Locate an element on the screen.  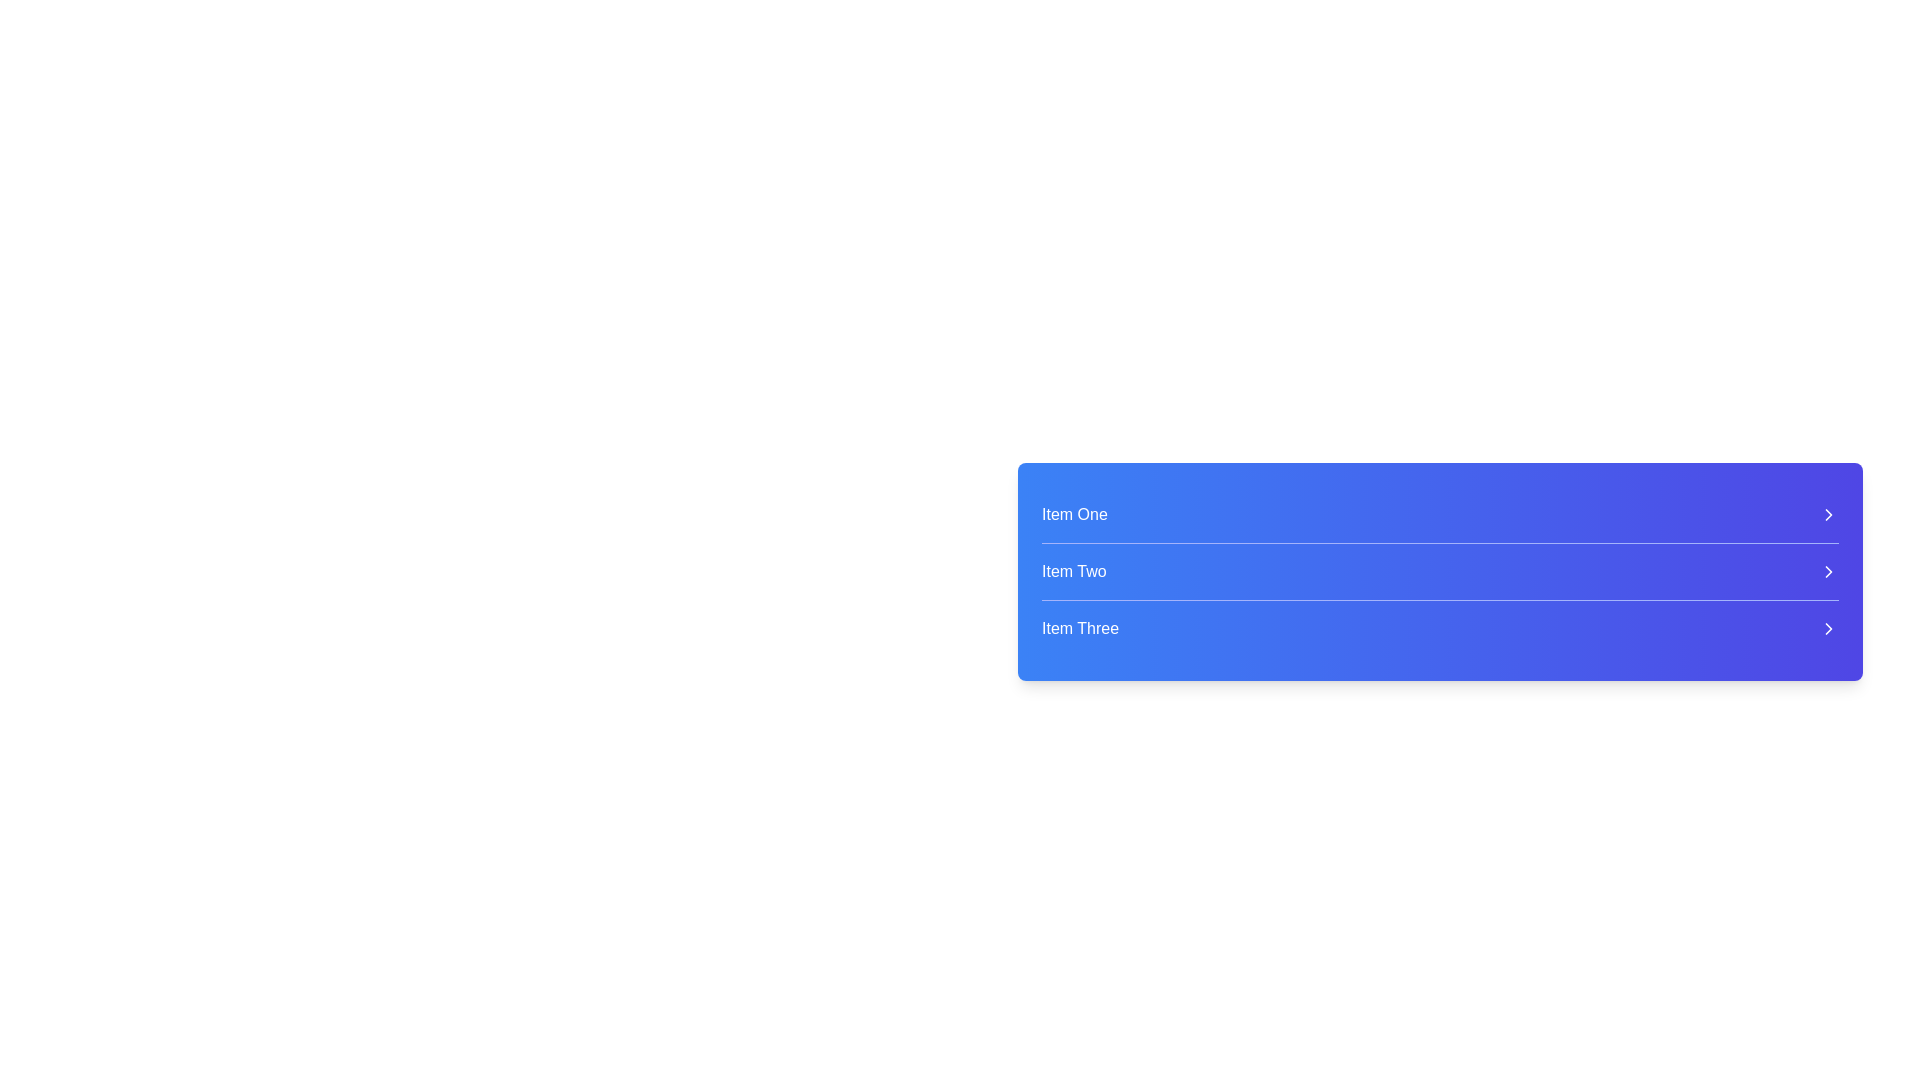
the right-arrow chevron icon positioned to the far right of the 'Item Three' text in the vertical list-style menu is located at coordinates (1828, 627).